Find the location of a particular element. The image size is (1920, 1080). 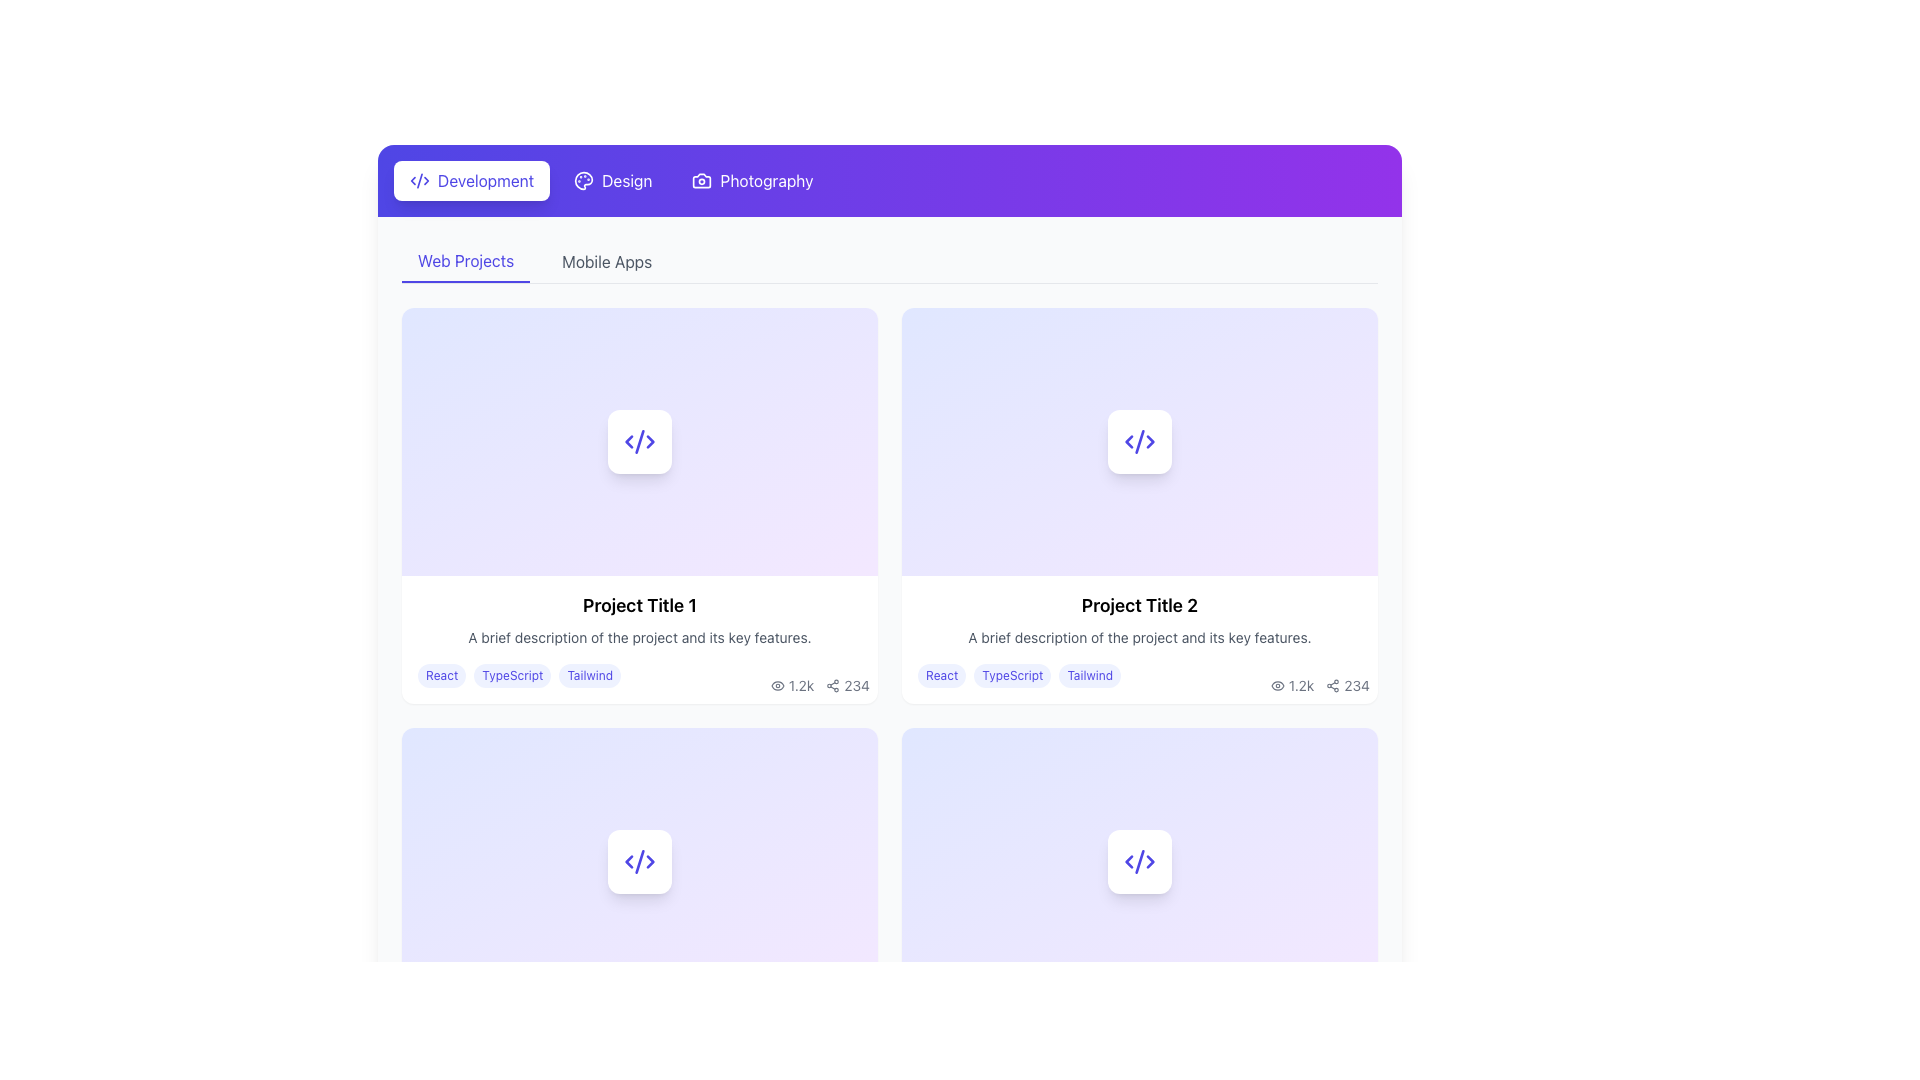

the artistic design category icon located in the header section is located at coordinates (583, 181).